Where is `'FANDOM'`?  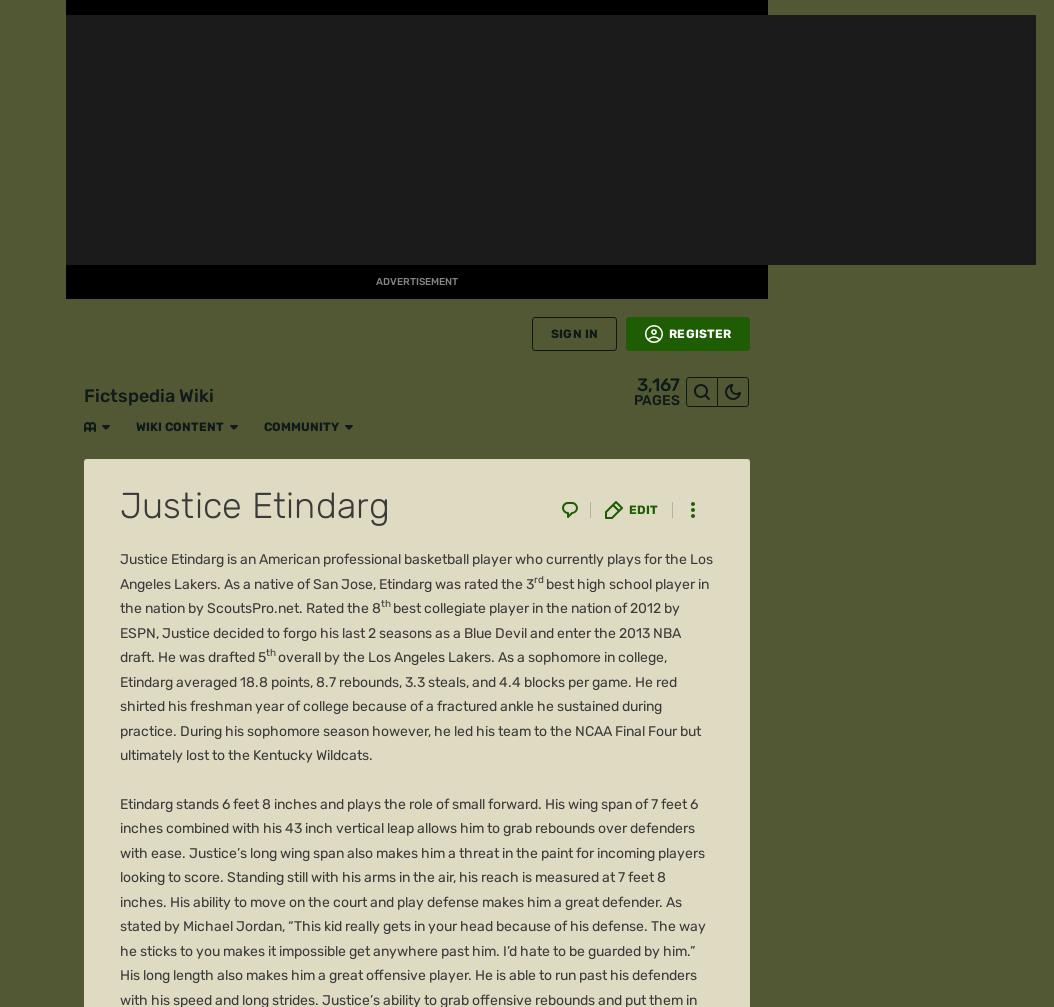
'FANDOM' is located at coordinates (12, 66).